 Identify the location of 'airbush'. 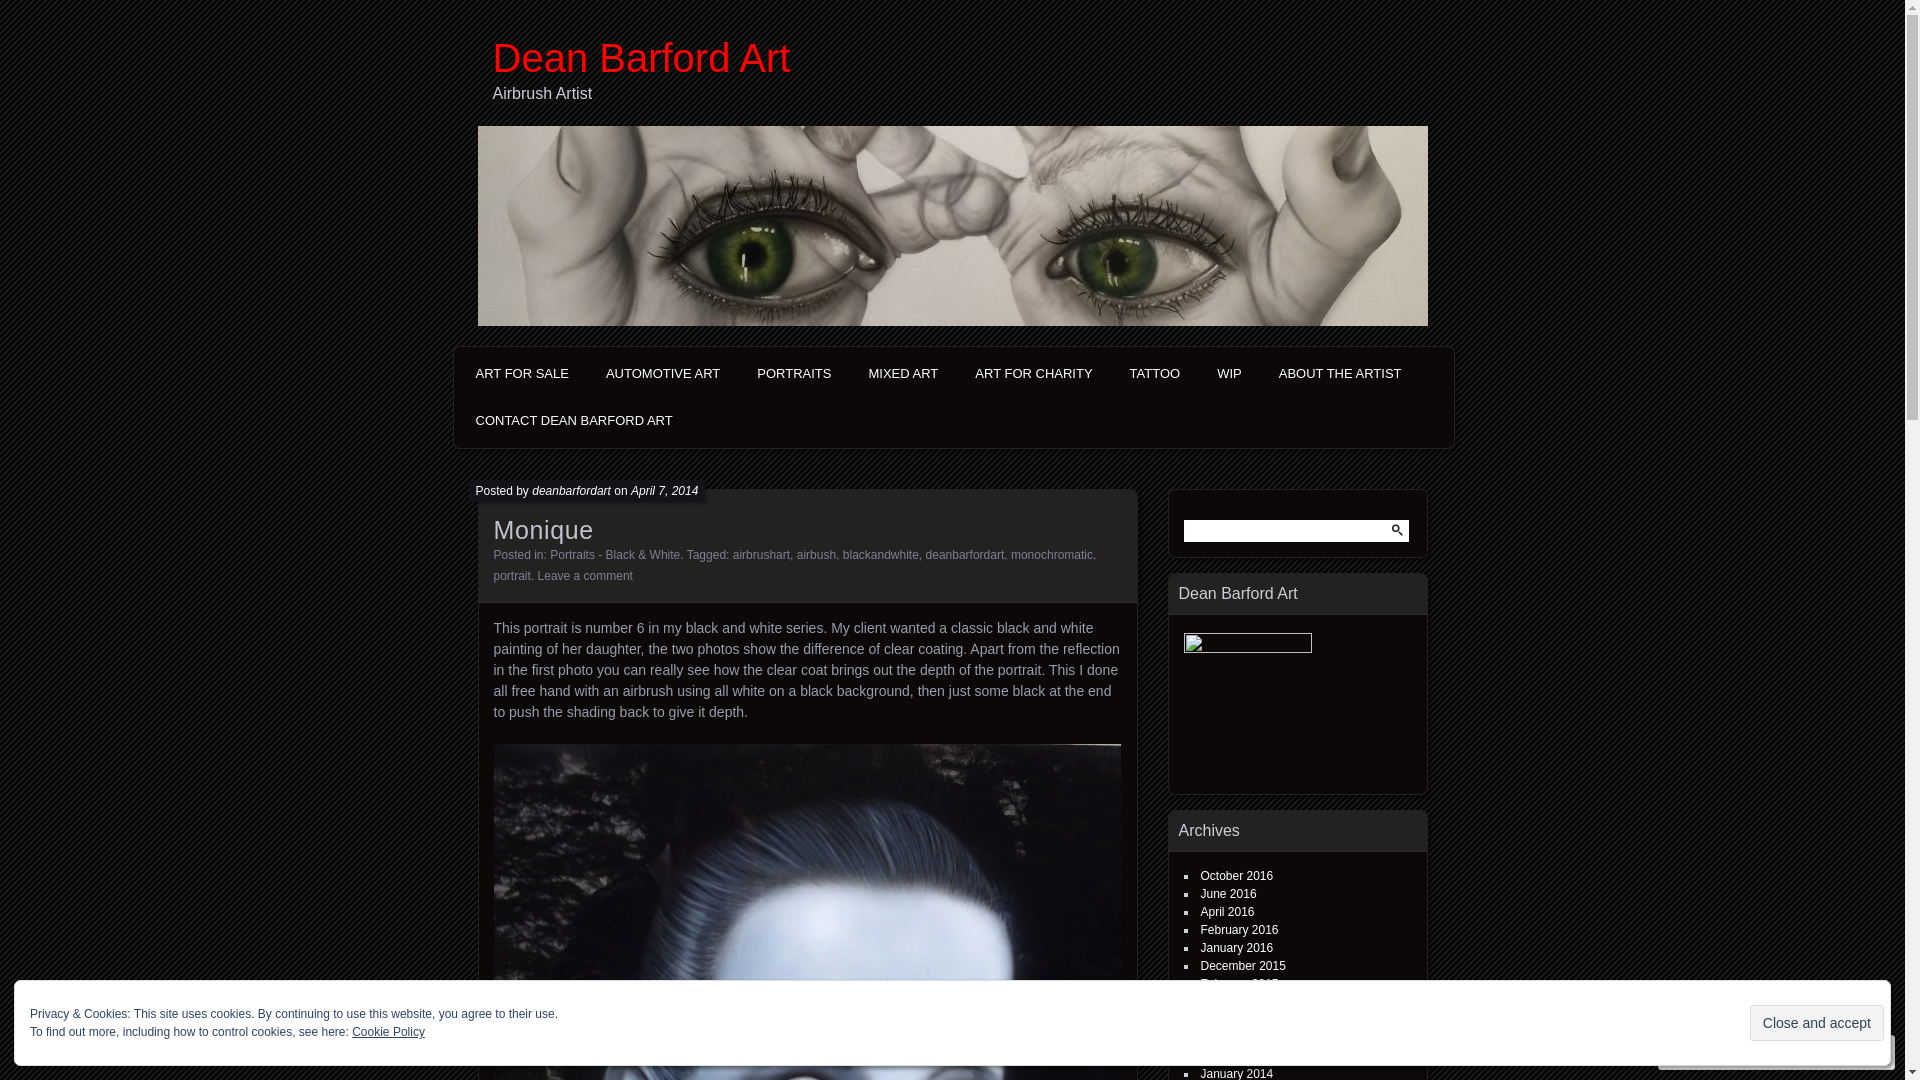
(816, 555).